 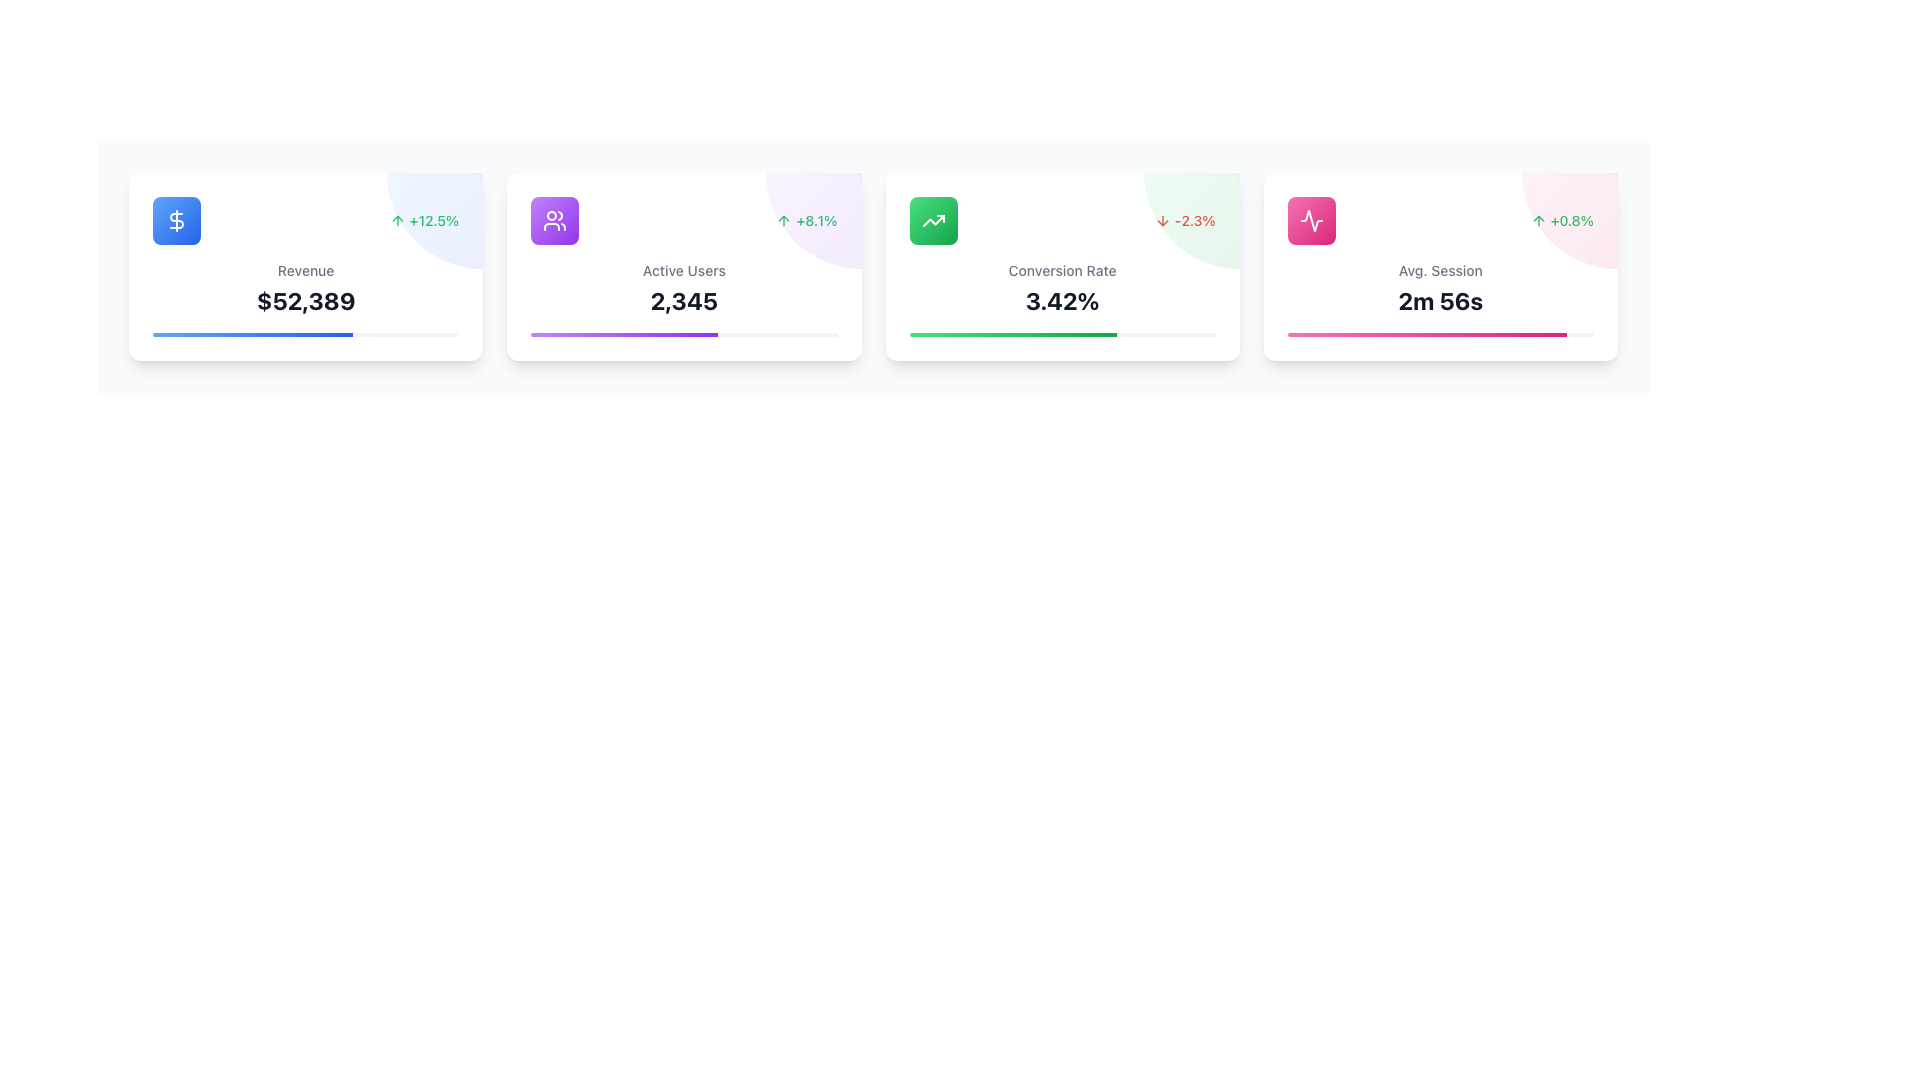 What do you see at coordinates (305, 334) in the screenshot?
I see `the horizontal progress bar located at the bottom of the revenue information card, which is filled with a gradient from blue to darker blue` at bounding box center [305, 334].